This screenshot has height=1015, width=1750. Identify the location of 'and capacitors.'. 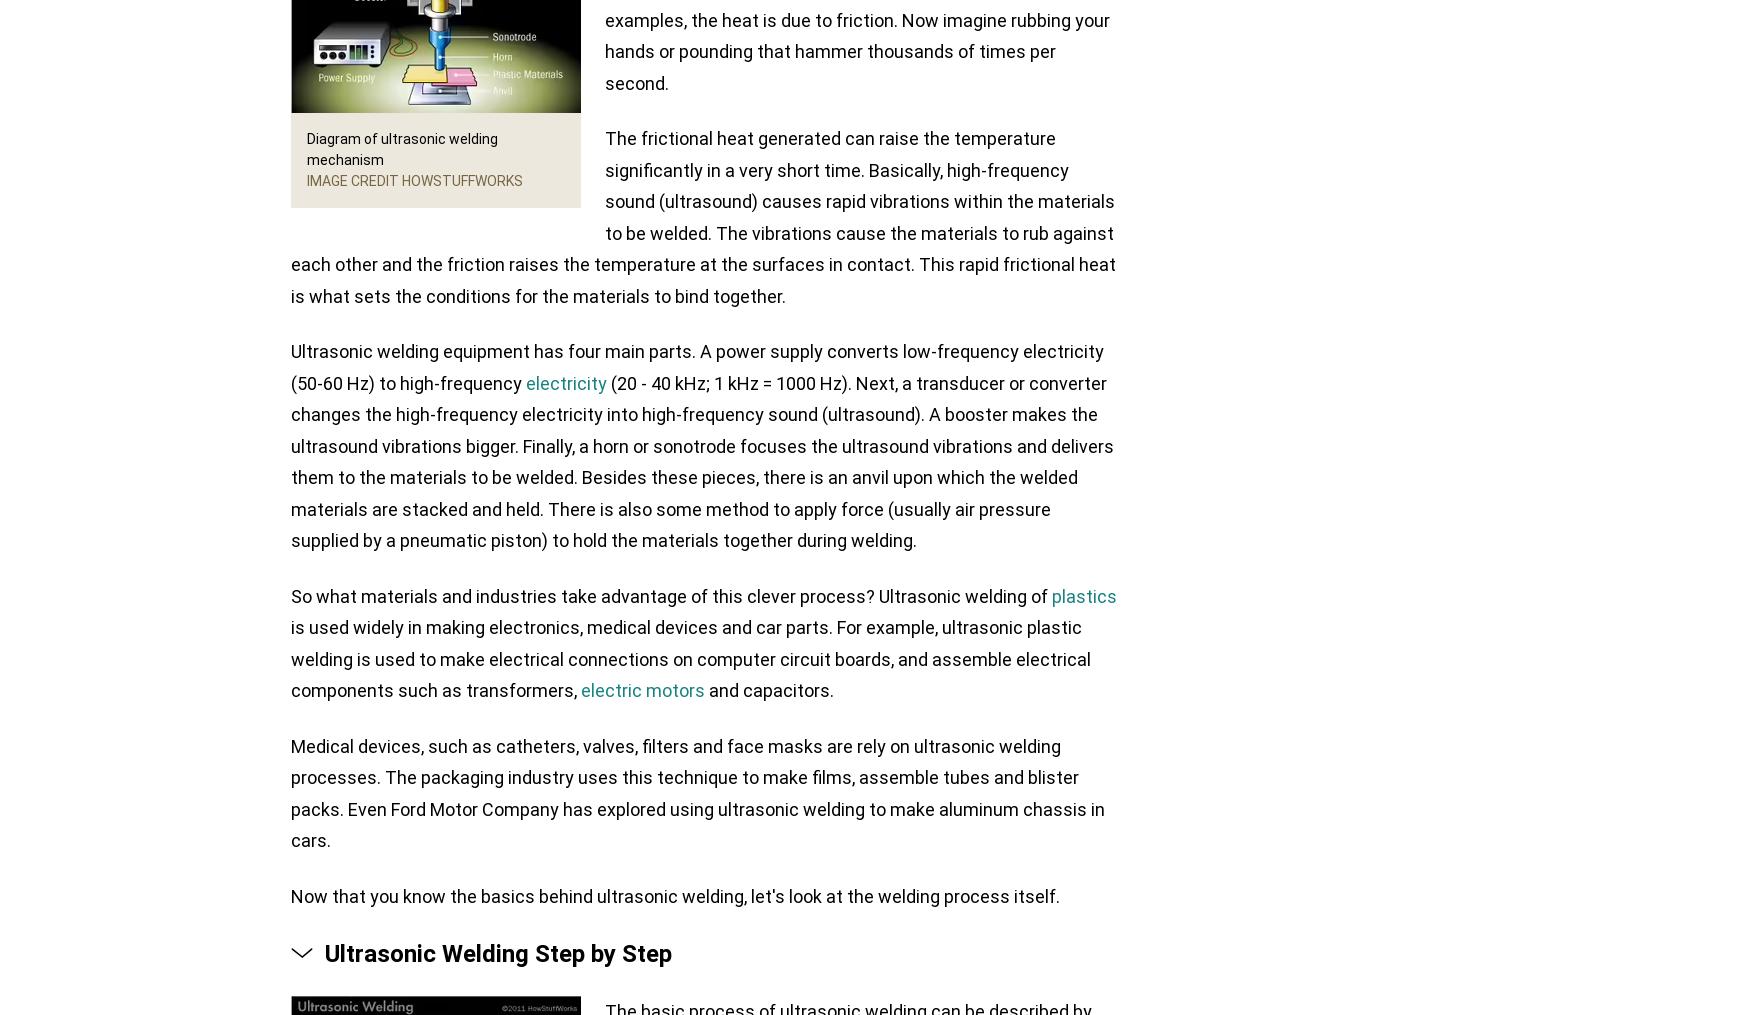
(705, 690).